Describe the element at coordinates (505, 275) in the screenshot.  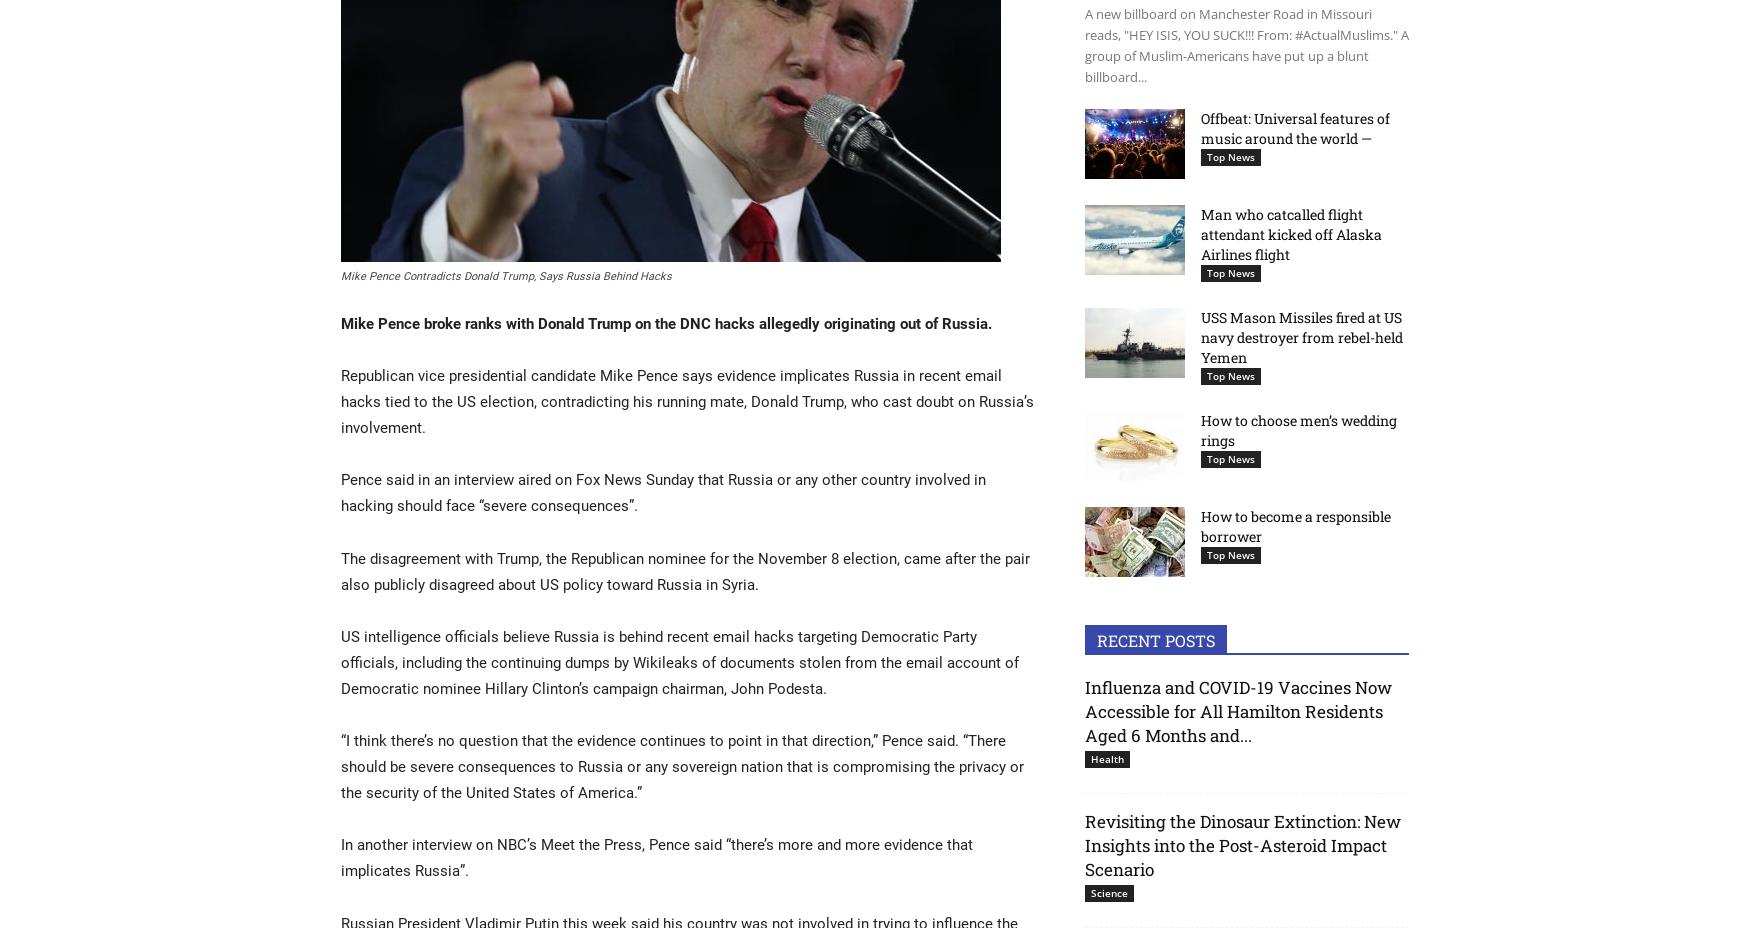
I see `'Mike Pence Contradicts Donald Trump, Says Russia Behind Hacks'` at that location.